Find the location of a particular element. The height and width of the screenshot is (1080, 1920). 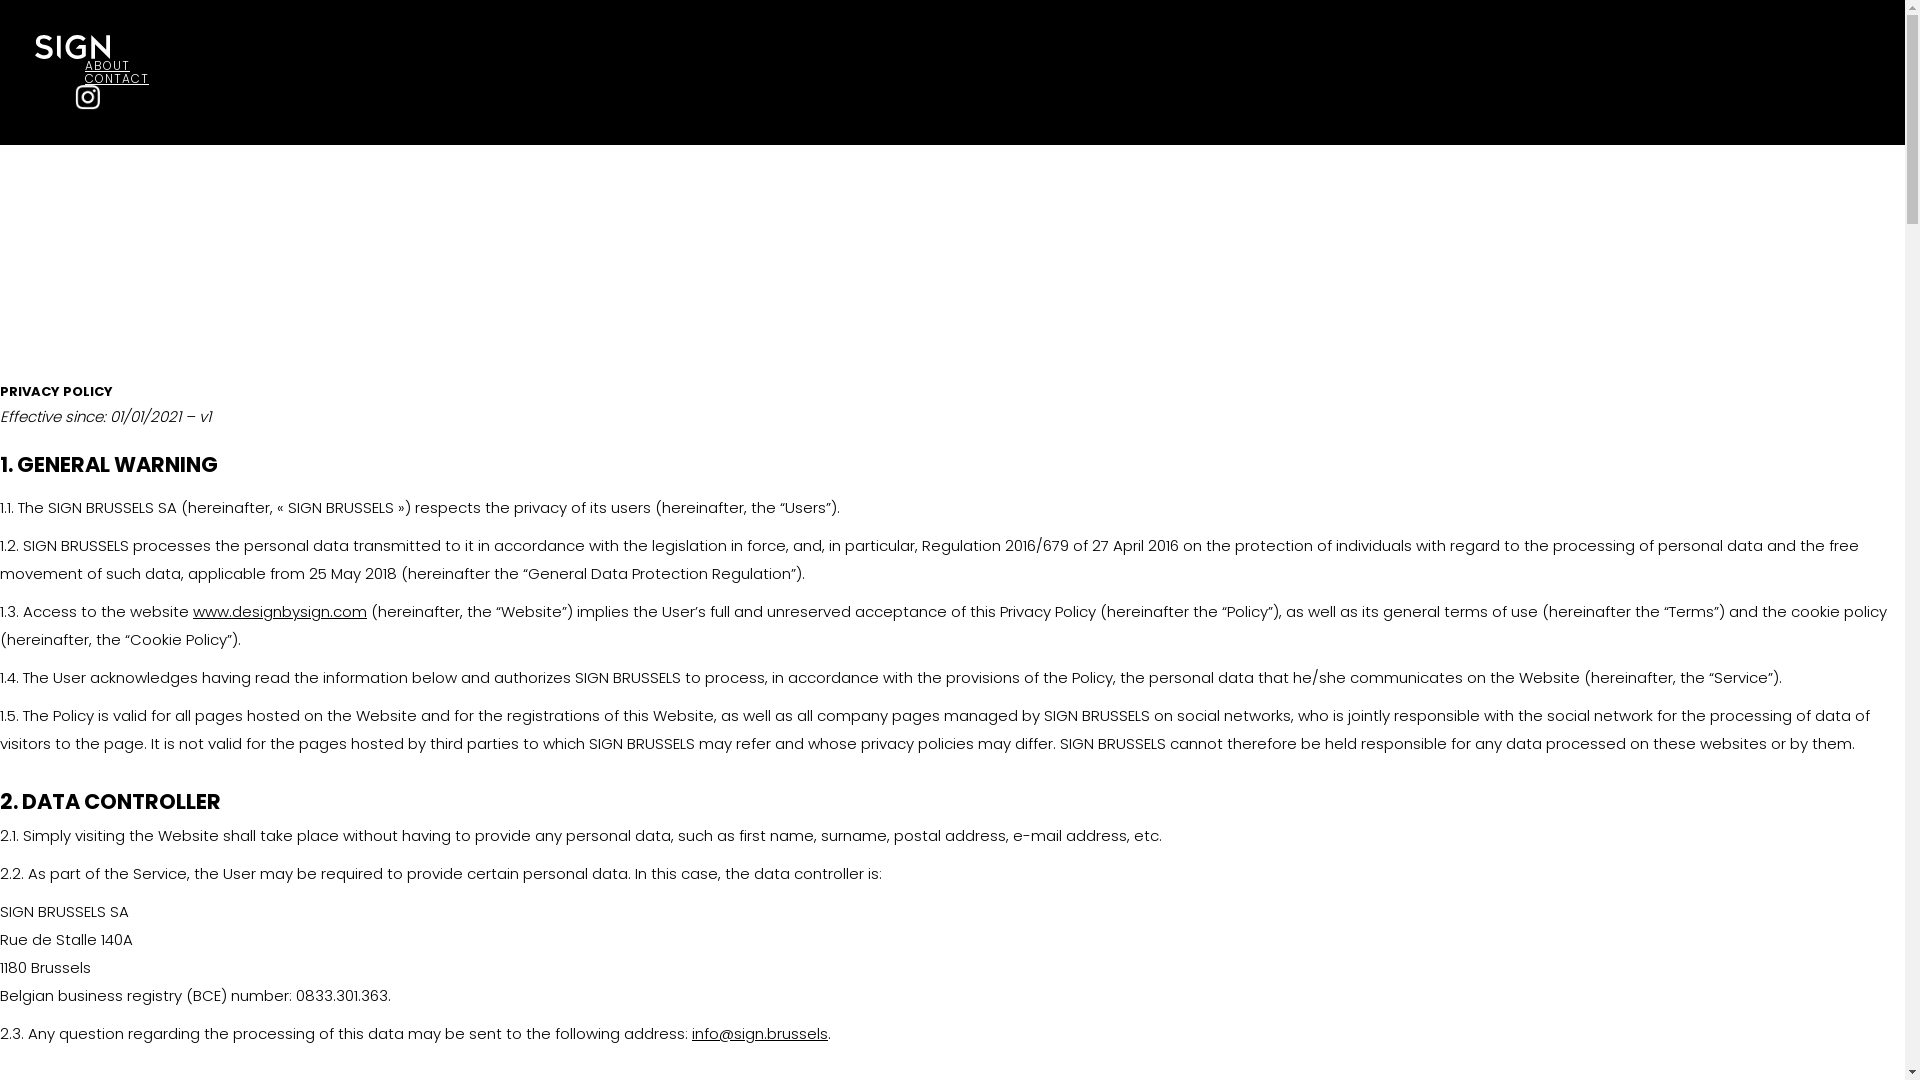

'CONTACT' is located at coordinates (115, 77).